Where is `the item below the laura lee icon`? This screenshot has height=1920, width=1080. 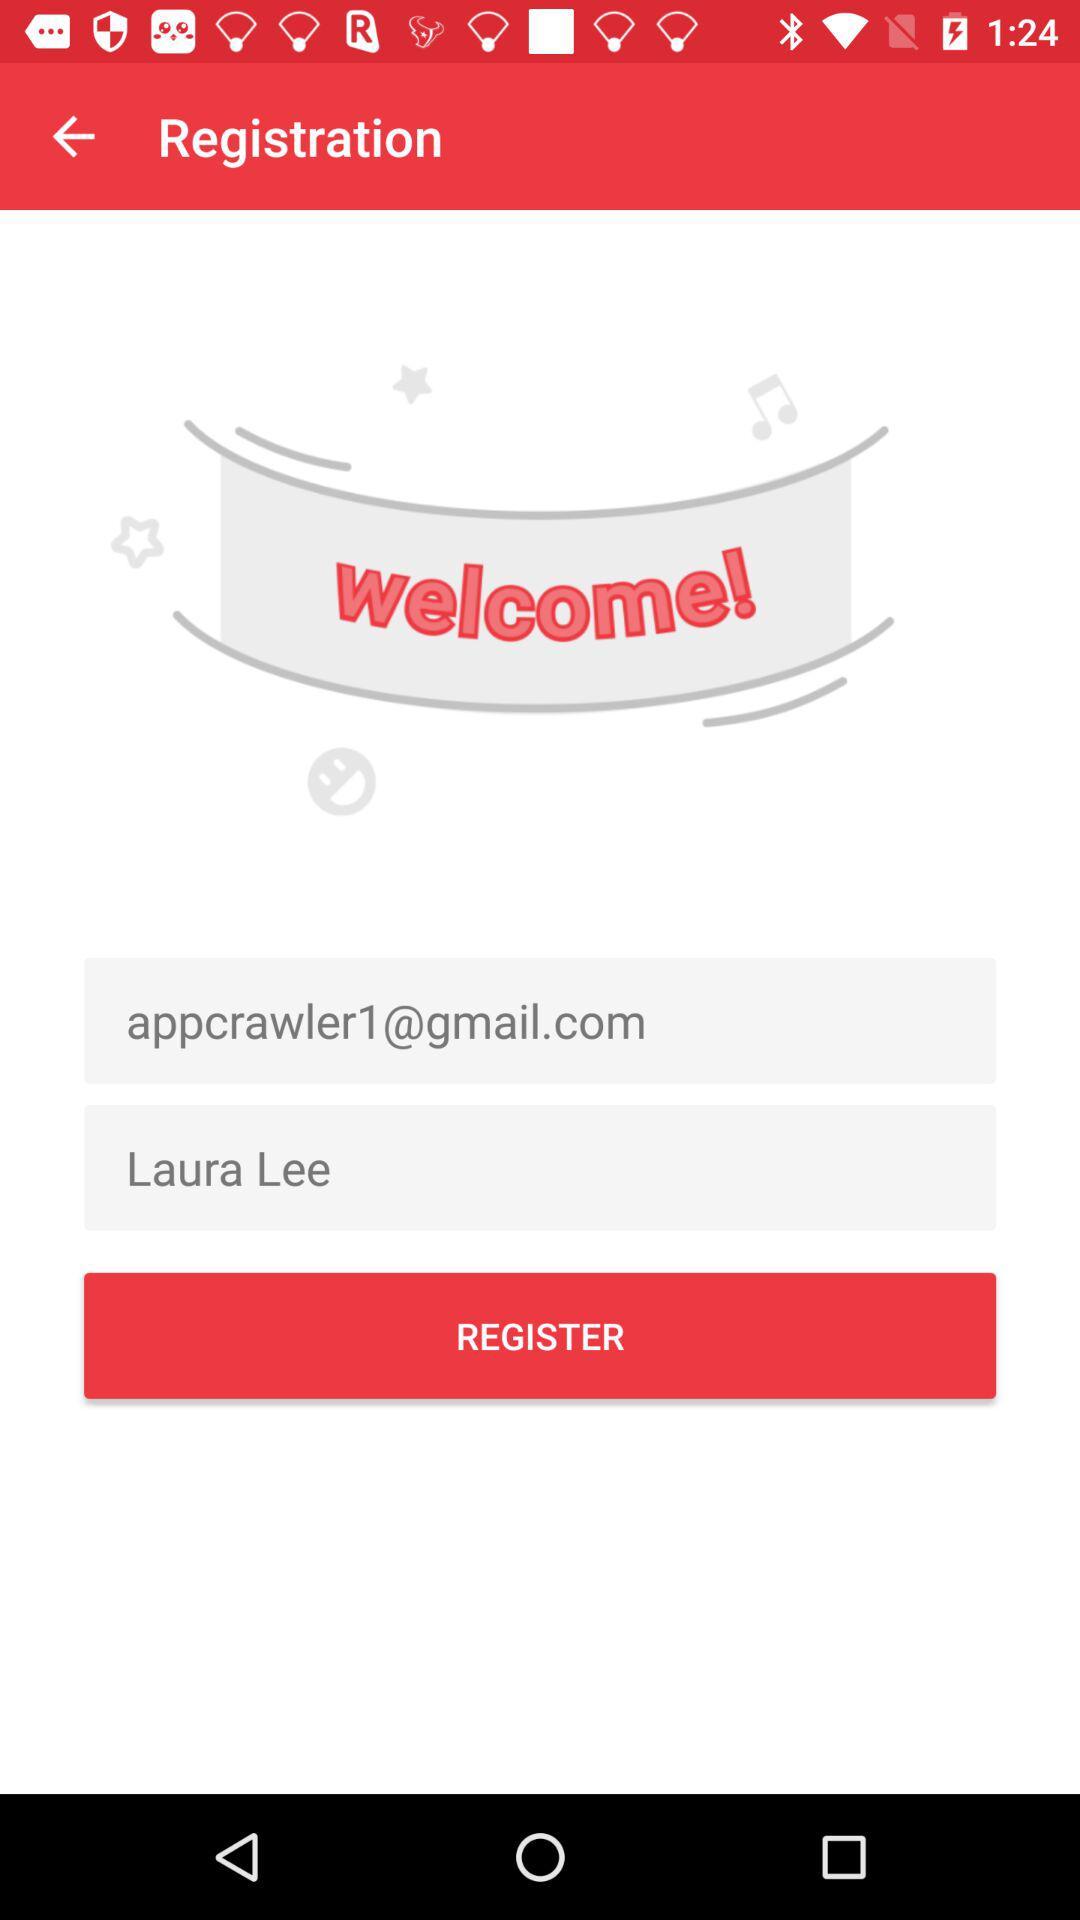
the item below the laura lee icon is located at coordinates (540, 1335).